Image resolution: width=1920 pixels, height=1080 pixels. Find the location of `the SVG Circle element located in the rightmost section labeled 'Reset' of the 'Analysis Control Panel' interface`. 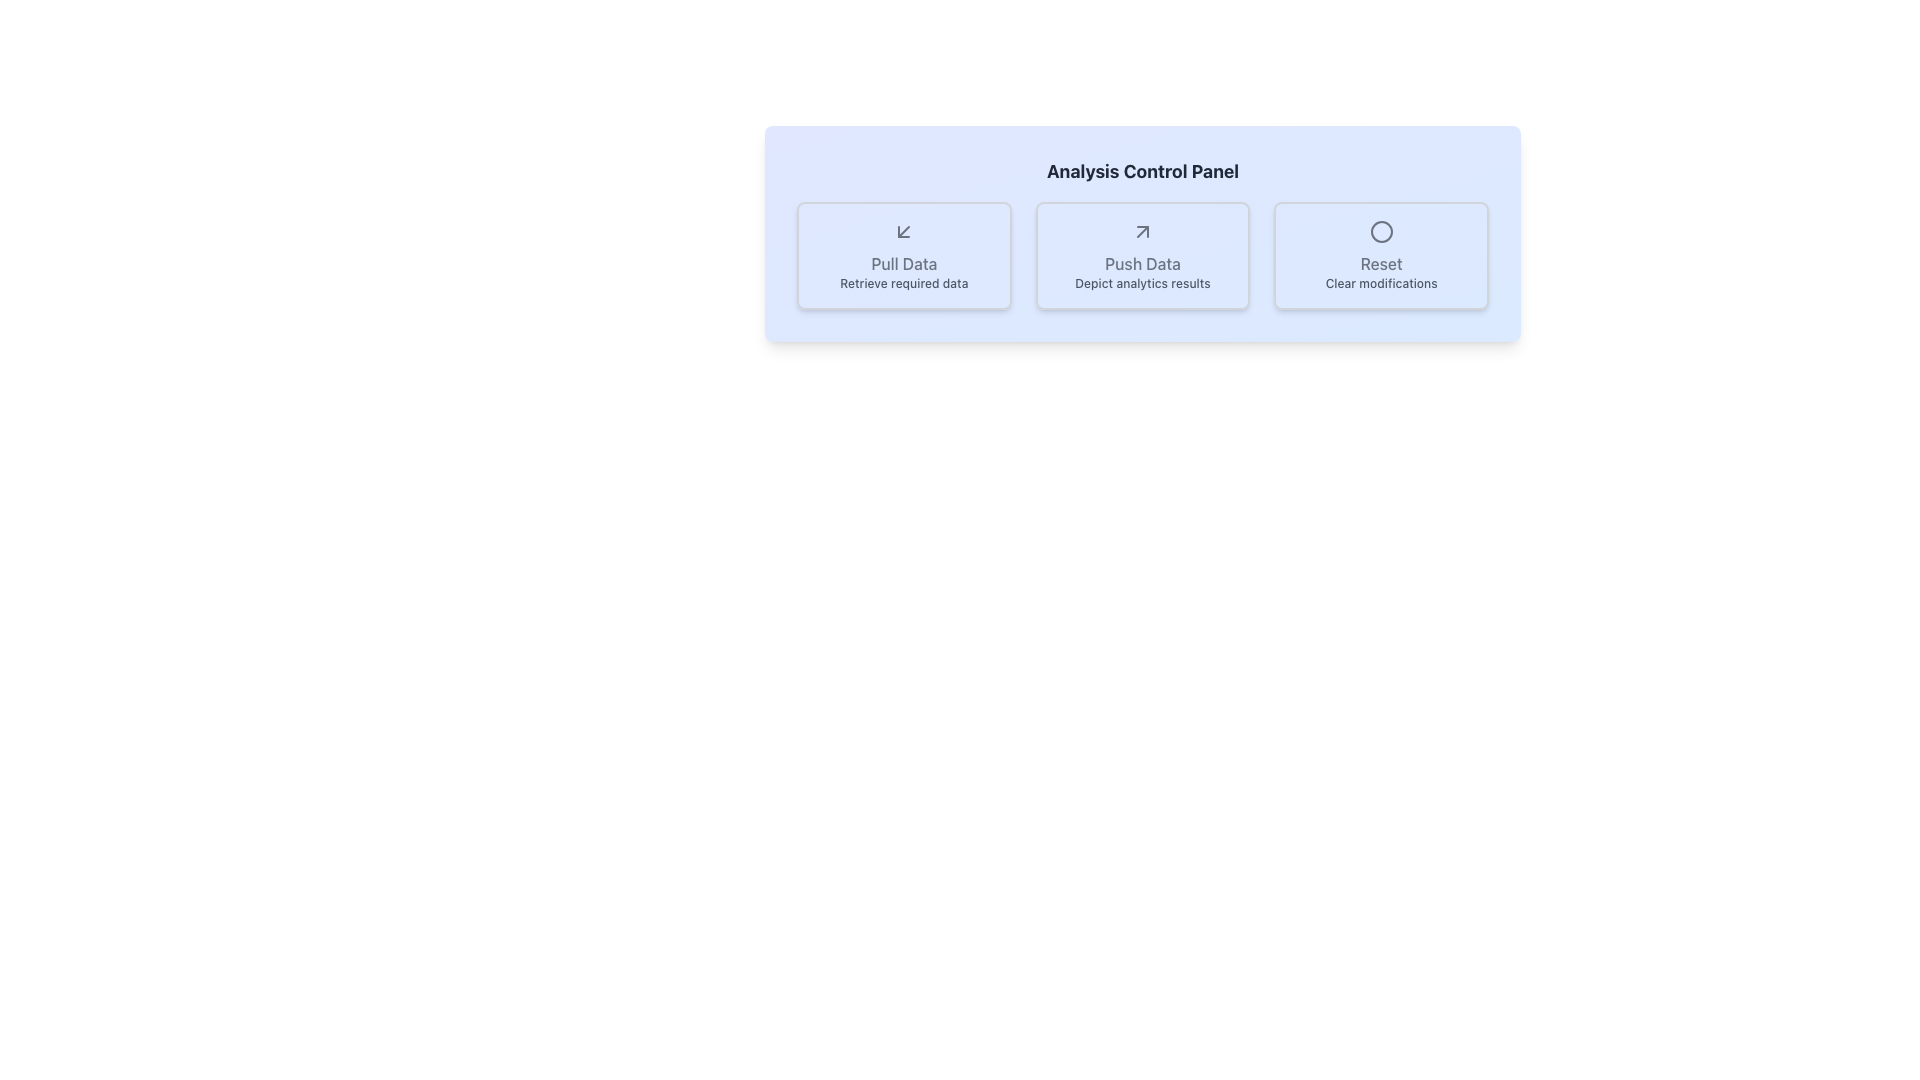

the SVG Circle element located in the rightmost section labeled 'Reset' of the 'Analysis Control Panel' interface is located at coordinates (1380, 230).